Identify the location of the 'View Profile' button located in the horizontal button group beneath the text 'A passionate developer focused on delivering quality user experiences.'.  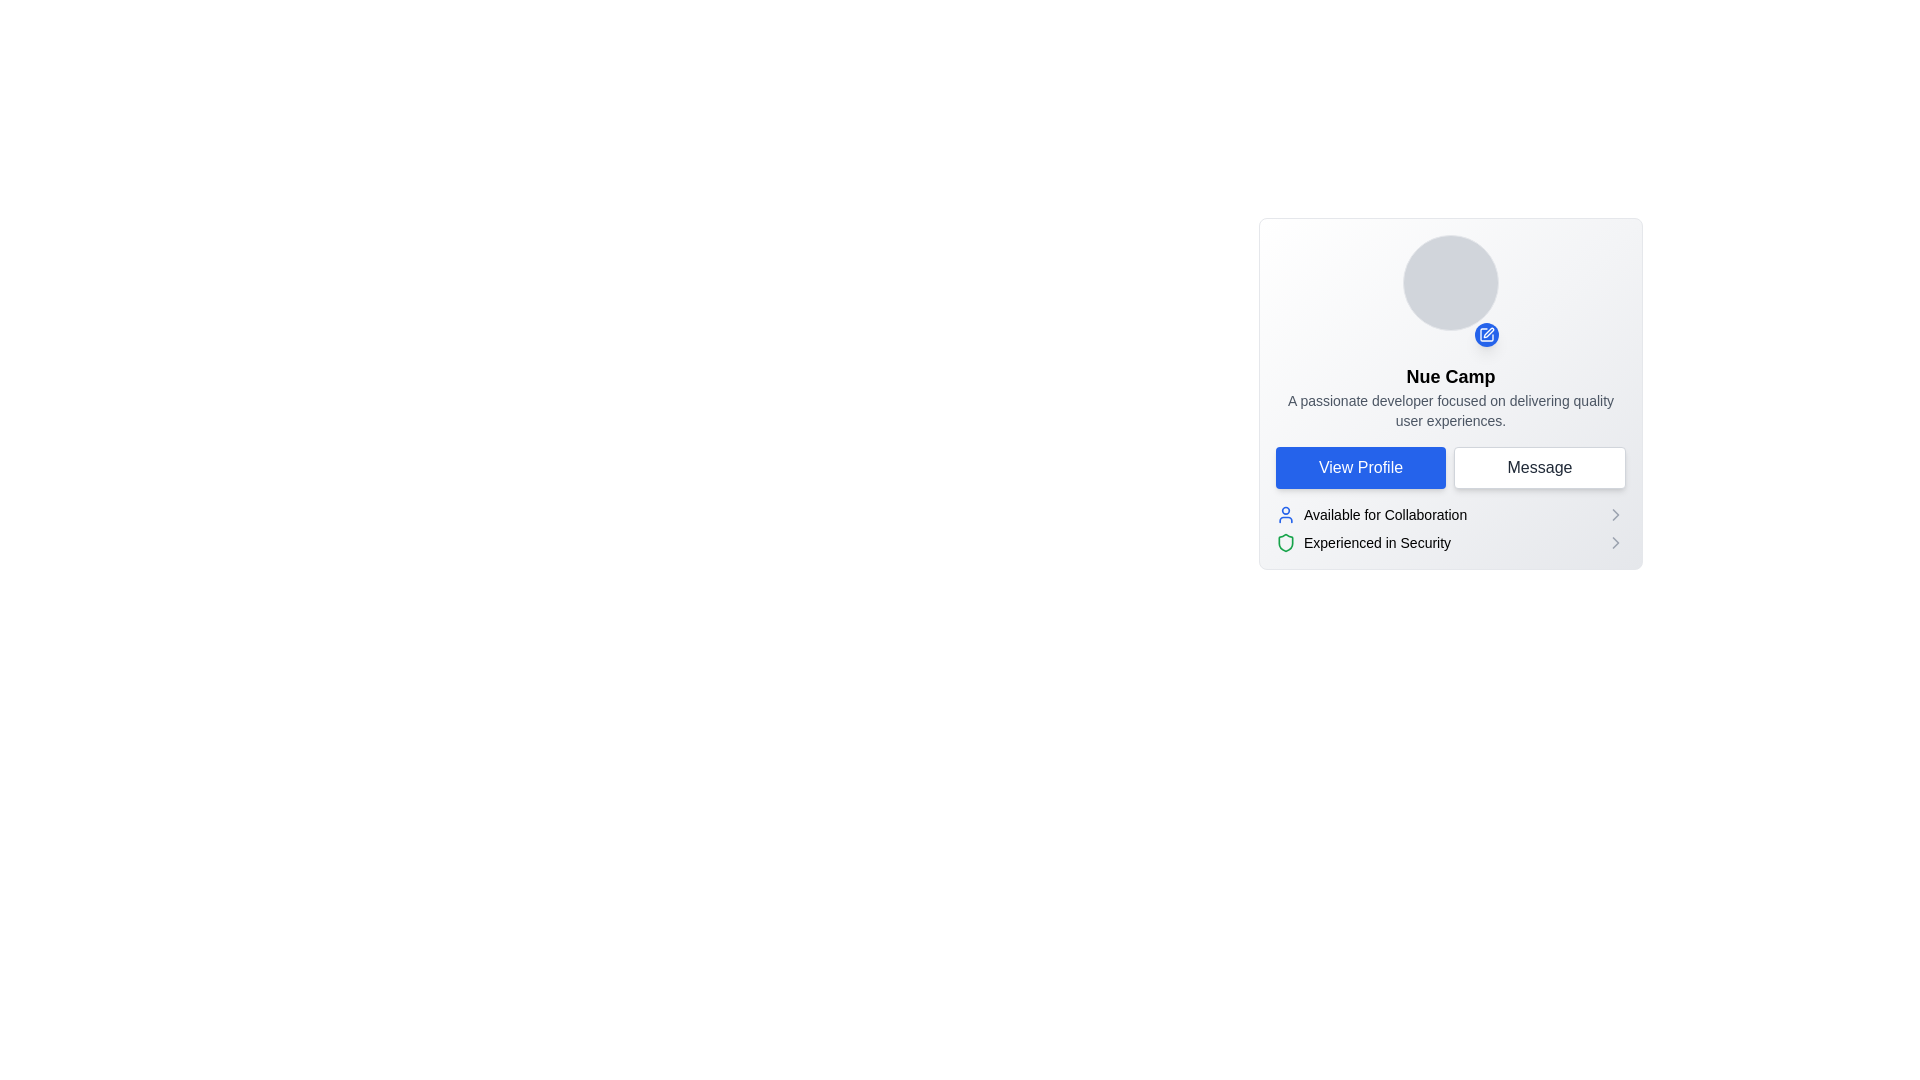
(1450, 467).